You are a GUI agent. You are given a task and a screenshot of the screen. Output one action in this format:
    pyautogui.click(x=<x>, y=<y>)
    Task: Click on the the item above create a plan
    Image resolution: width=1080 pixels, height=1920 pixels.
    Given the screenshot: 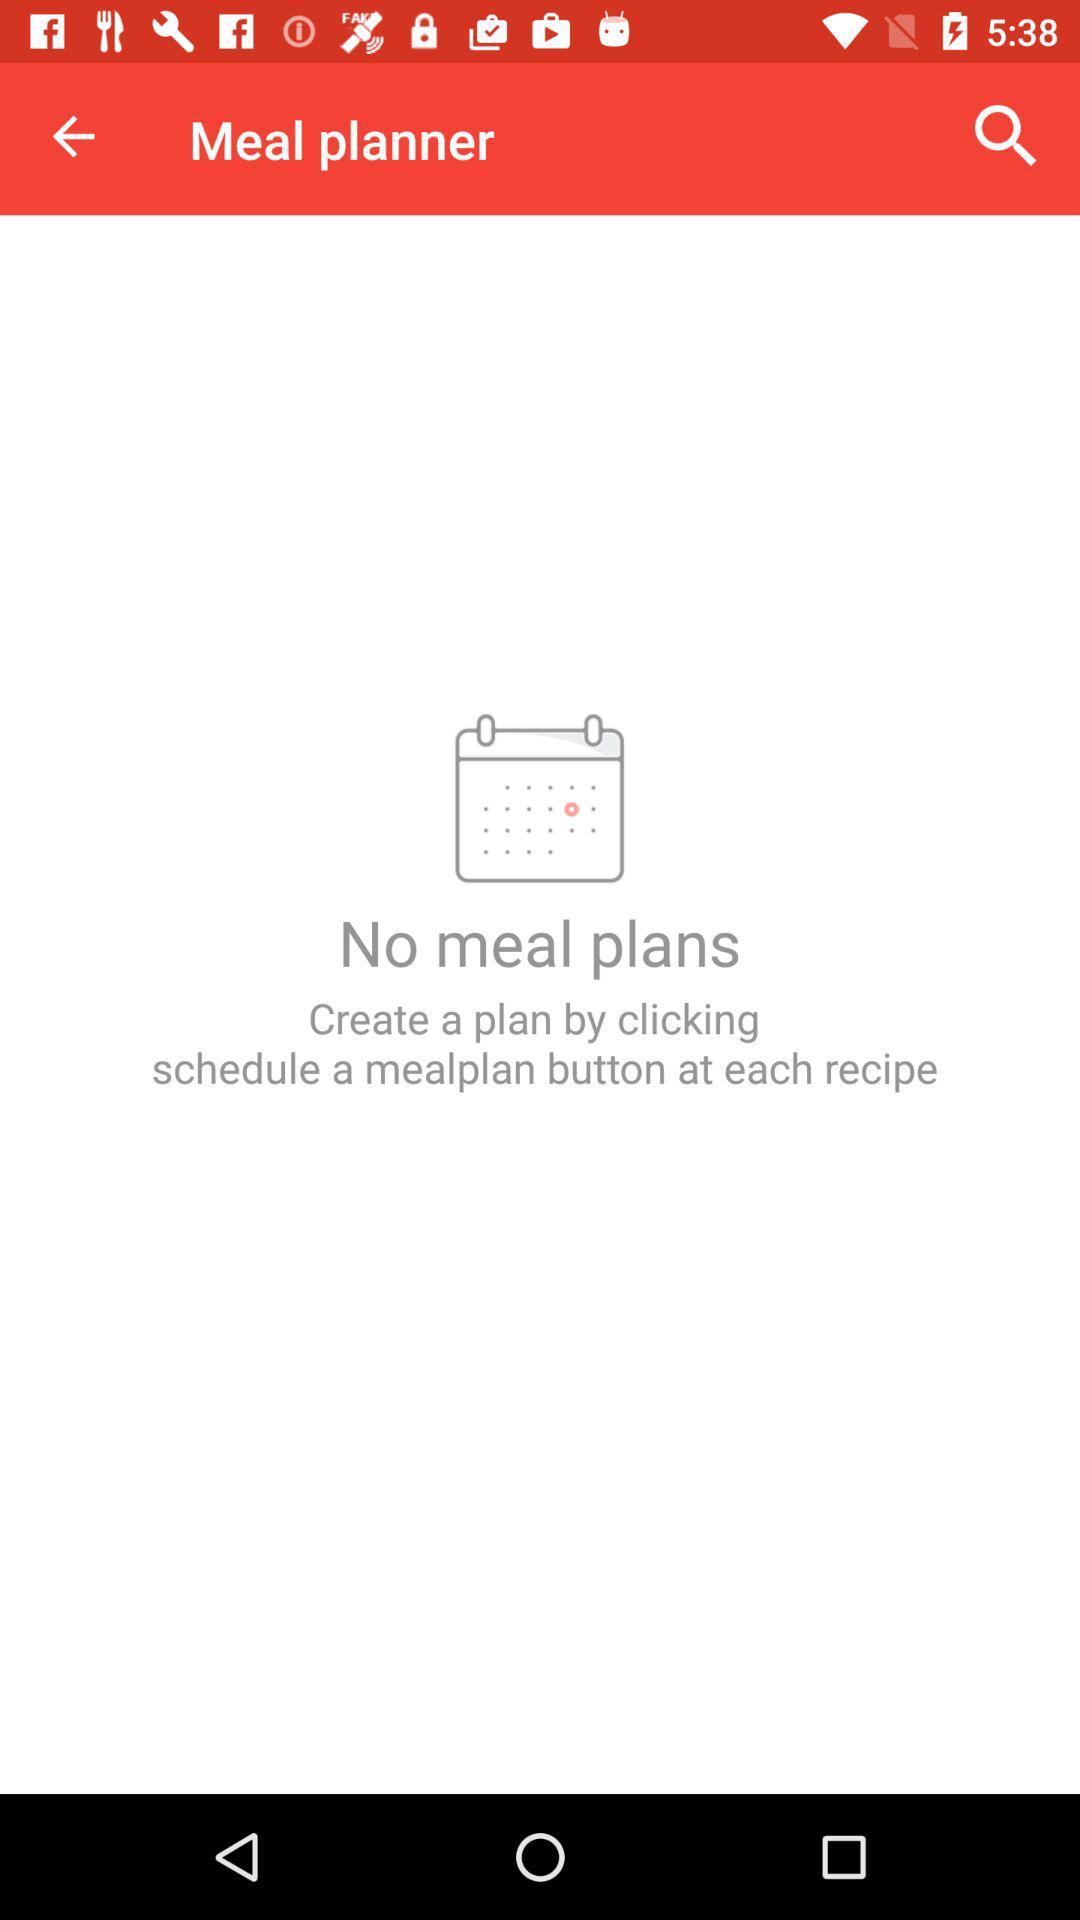 What is the action you would take?
    pyautogui.click(x=1006, y=135)
    